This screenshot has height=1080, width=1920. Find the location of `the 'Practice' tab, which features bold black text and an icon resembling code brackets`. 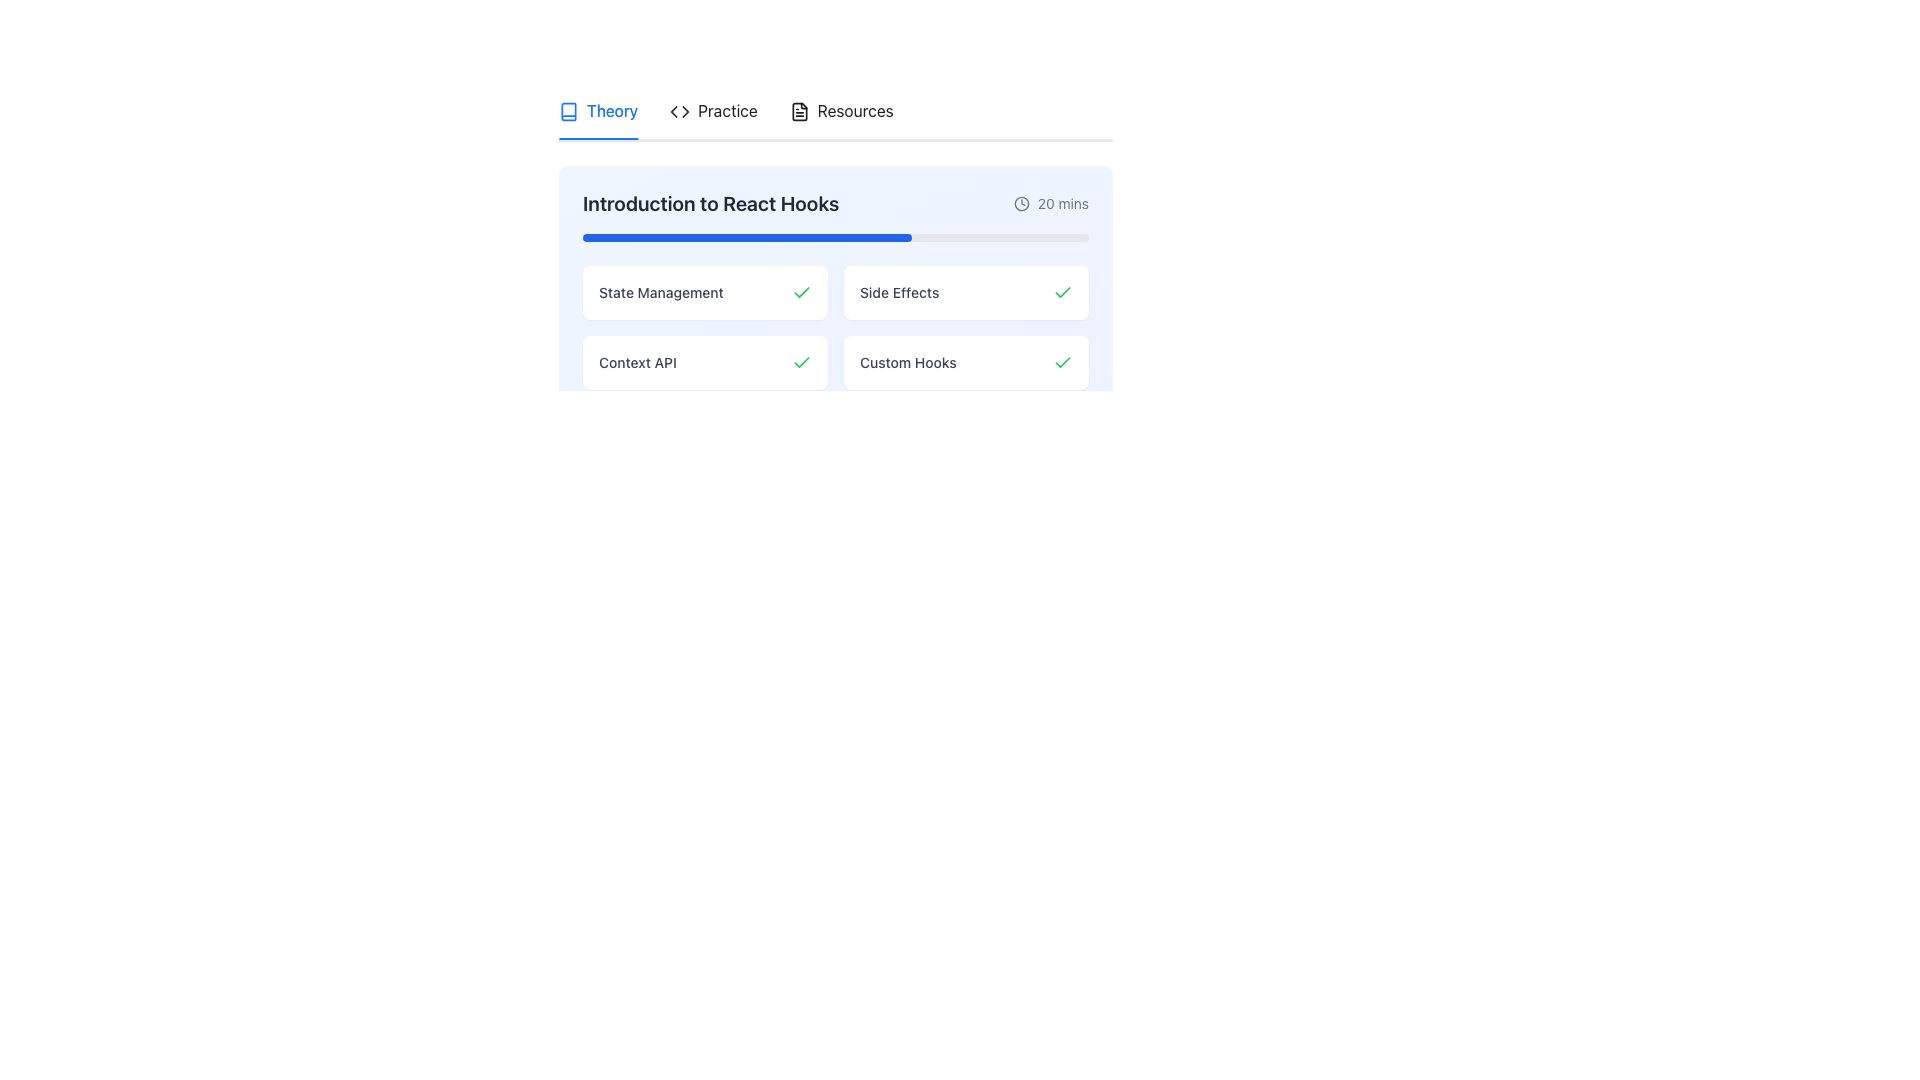

the 'Practice' tab, which features bold black text and an icon resembling code brackets is located at coordinates (713, 111).